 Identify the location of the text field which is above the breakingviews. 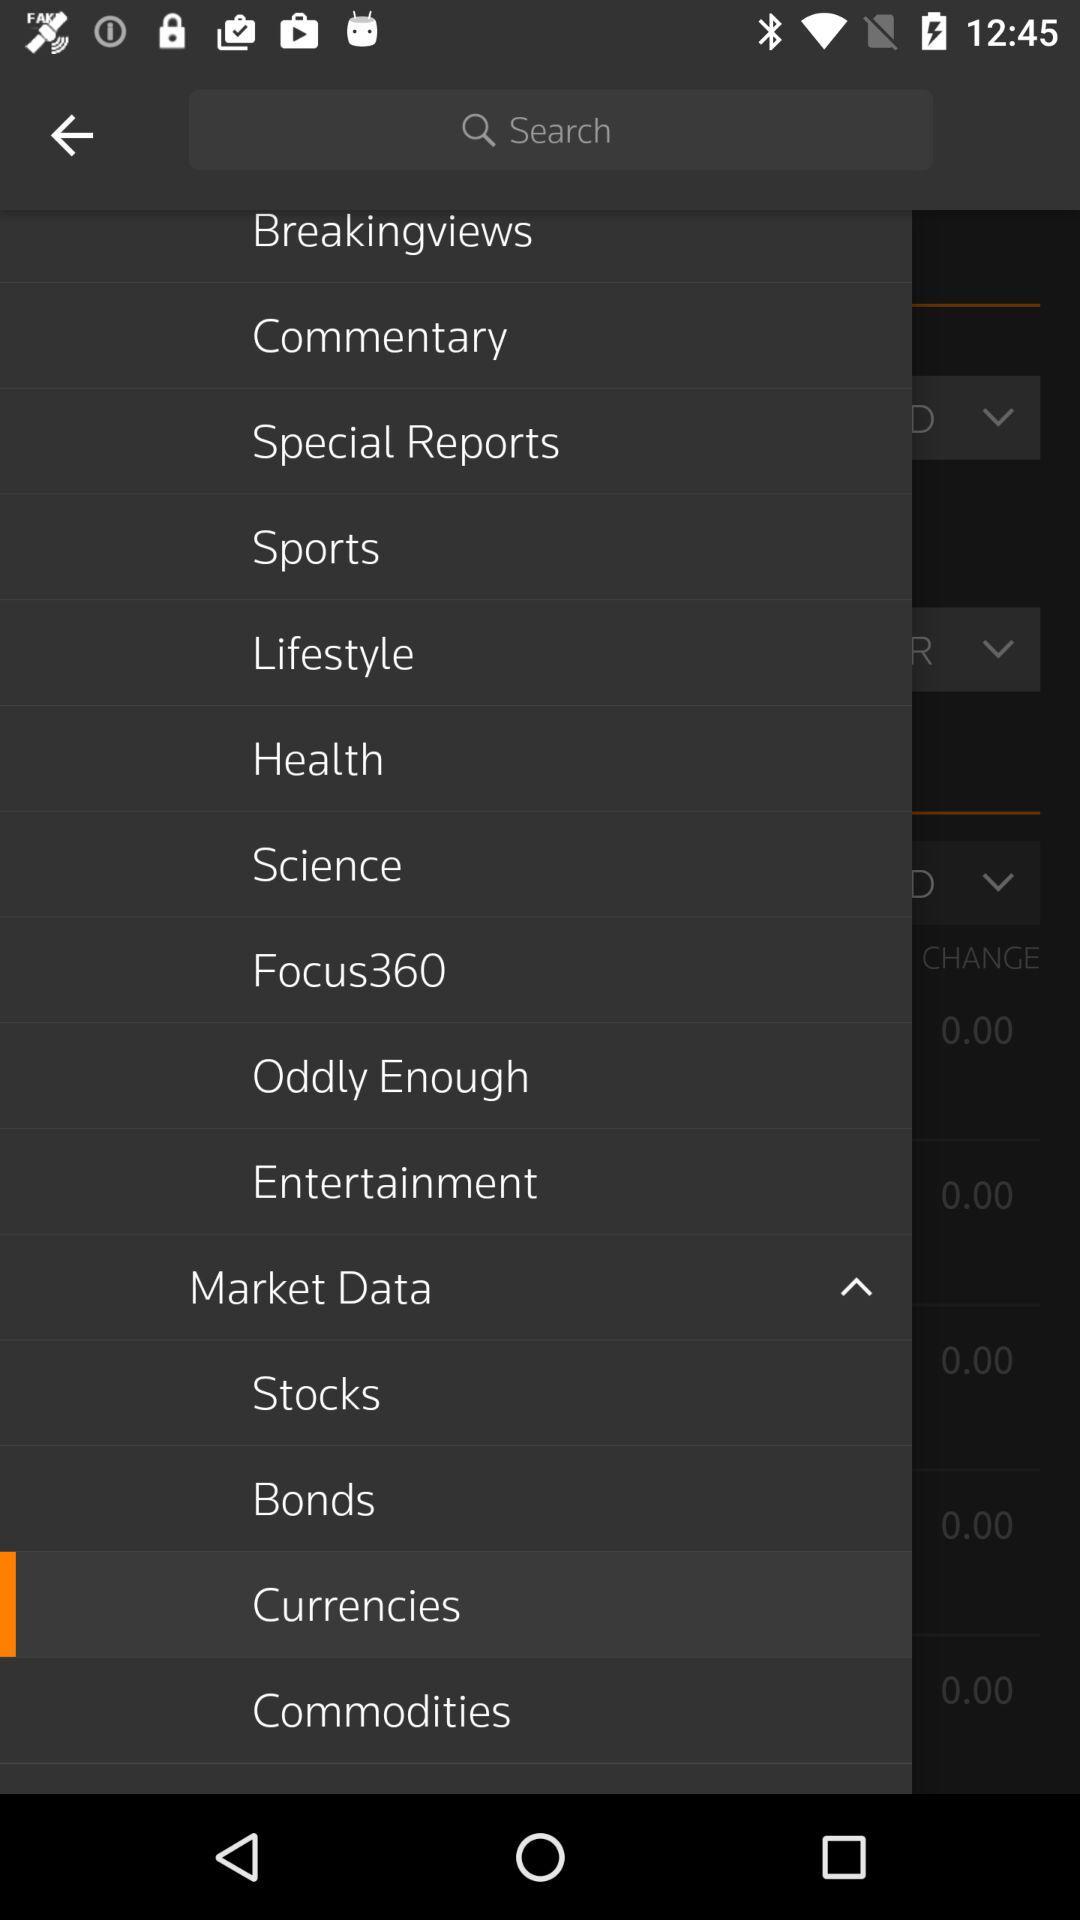
(560, 128).